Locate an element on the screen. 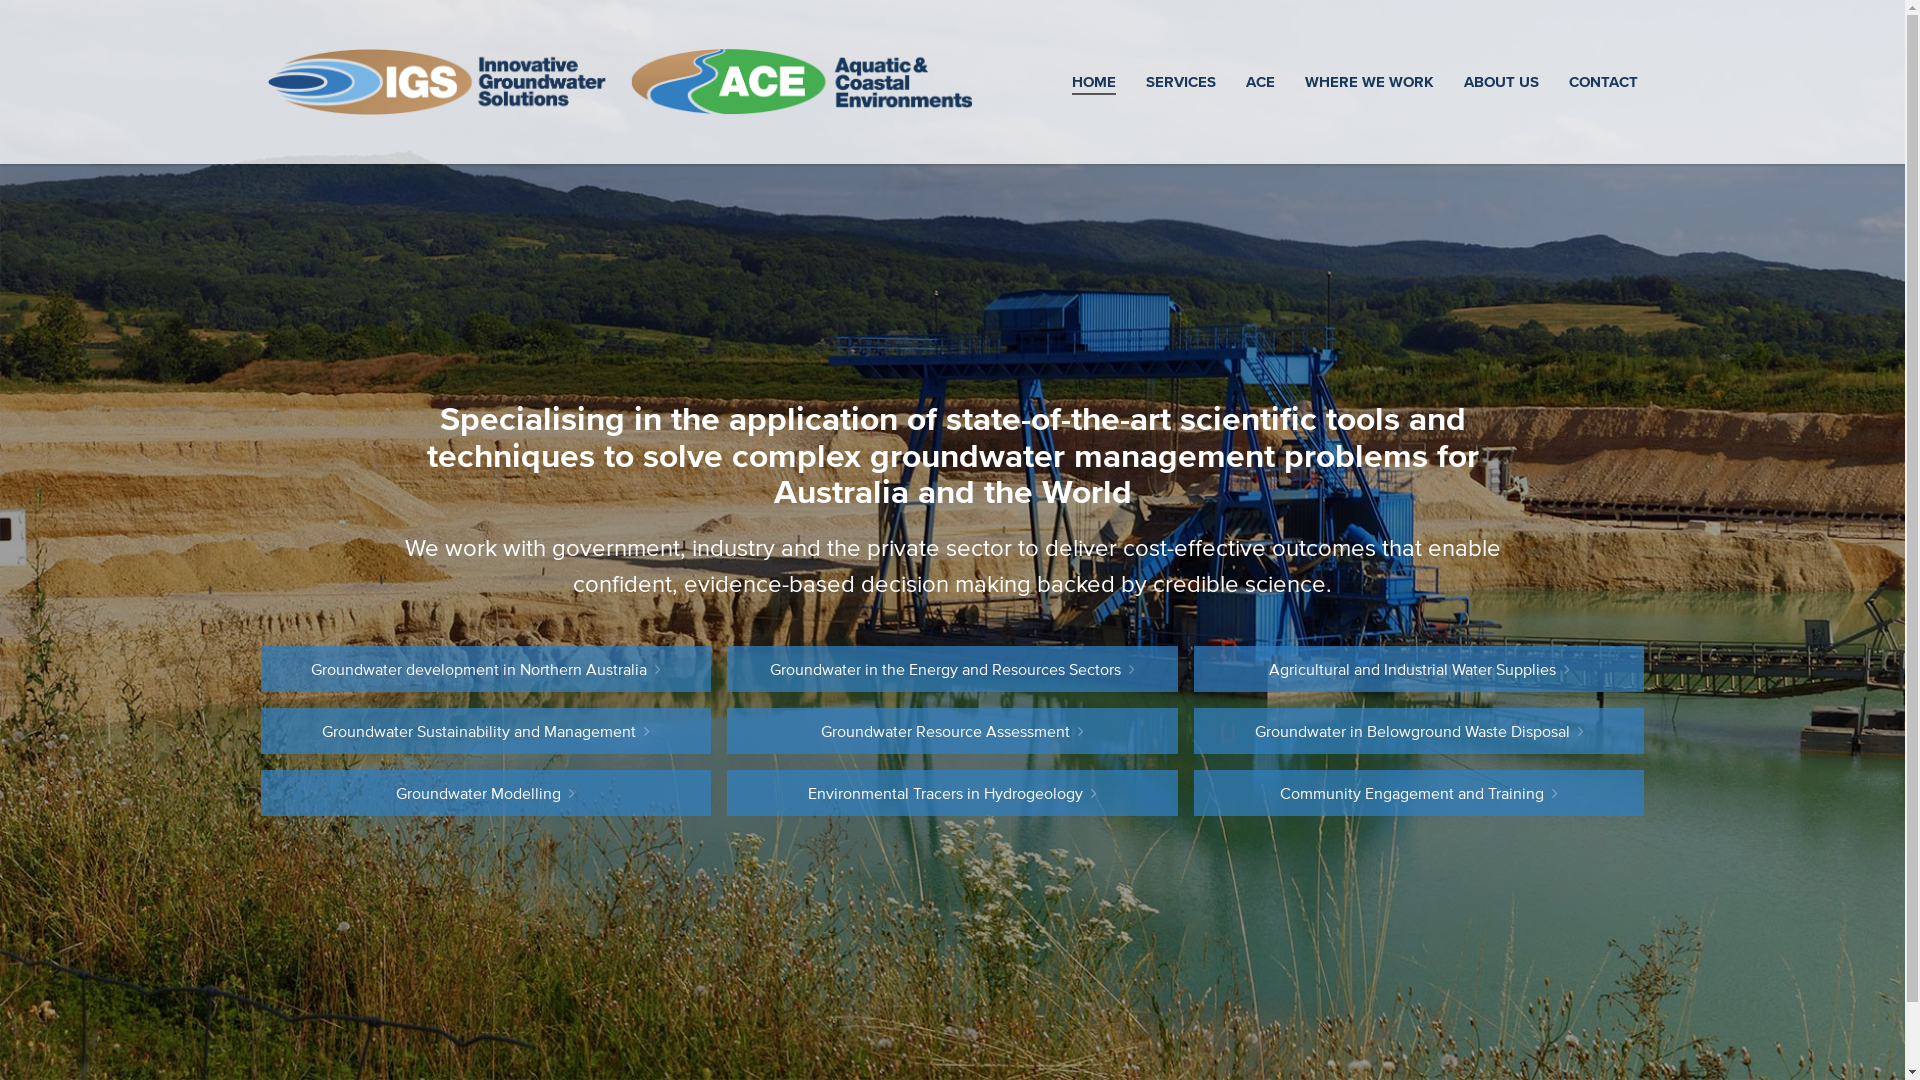 The width and height of the screenshot is (1920, 1080). 'HOME' is located at coordinates (1092, 80).